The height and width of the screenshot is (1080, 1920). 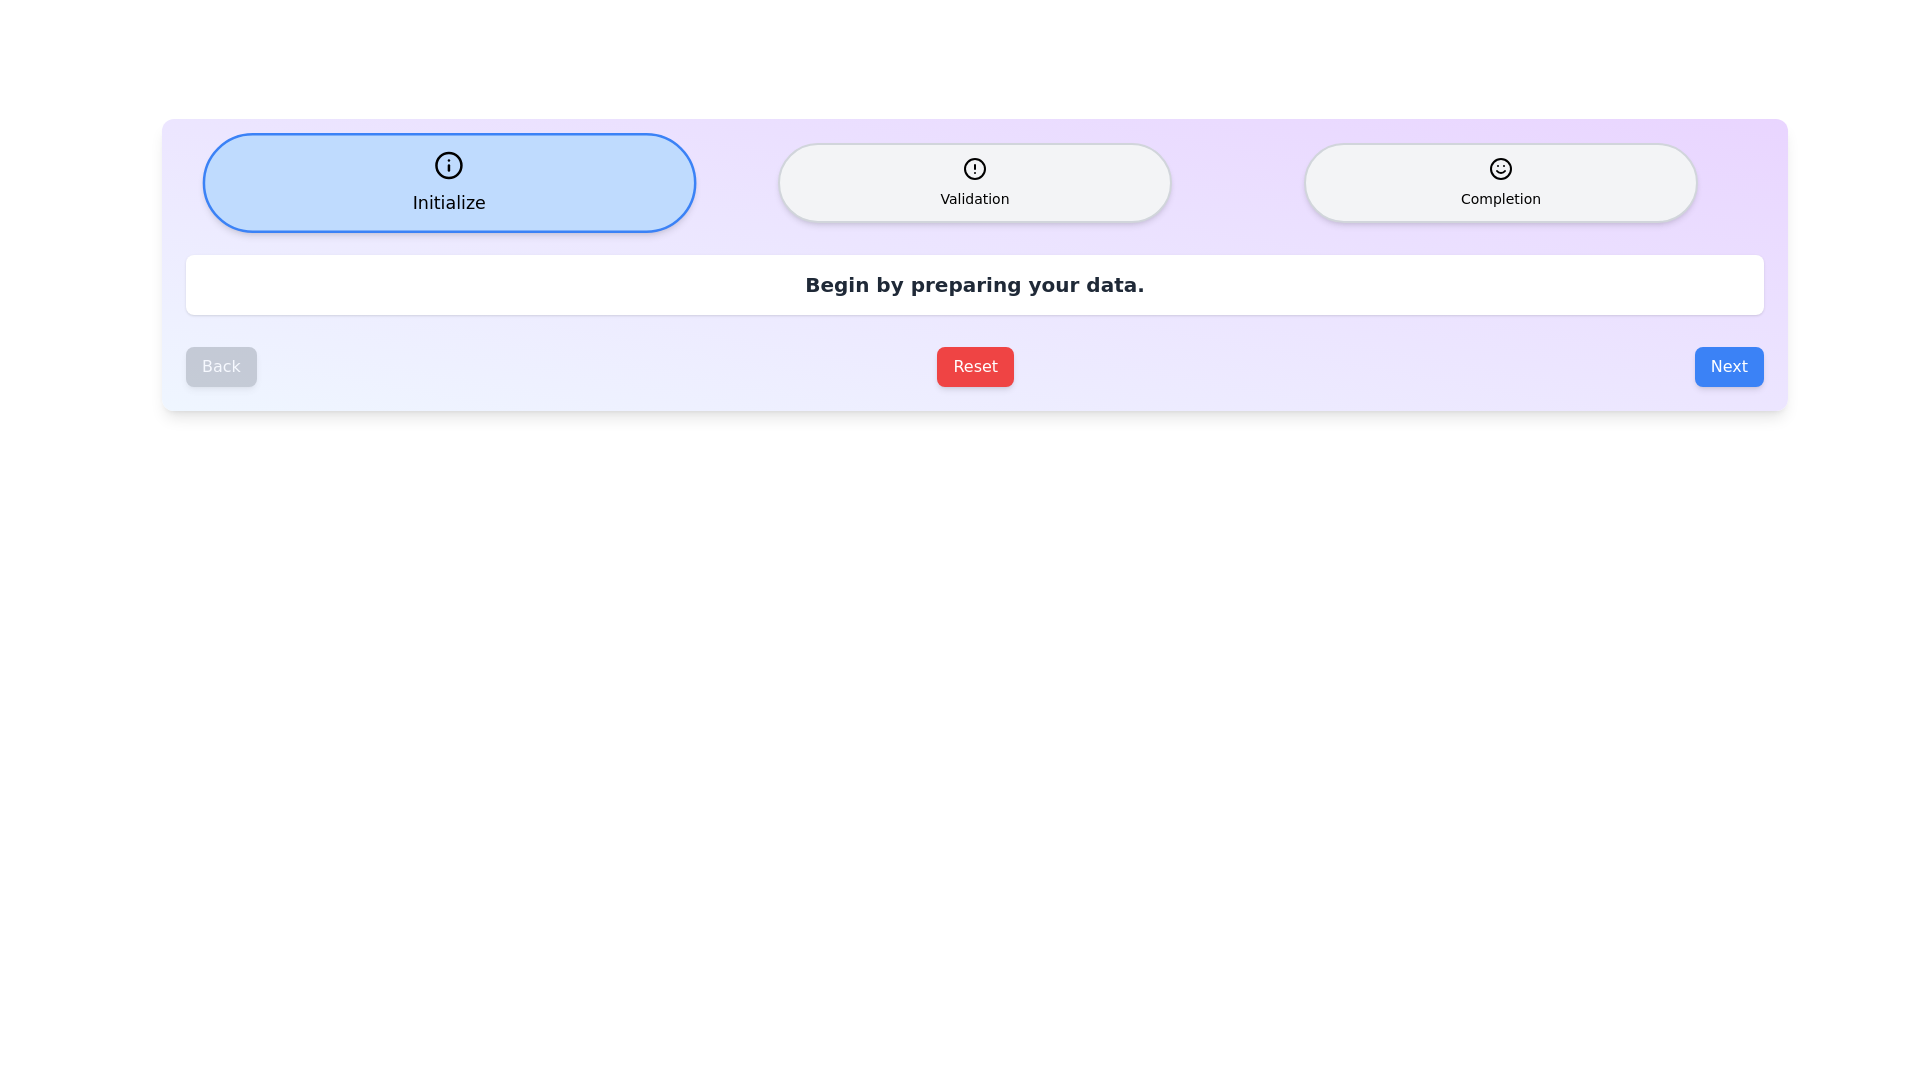 What do you see at coordinates (974, 366) in the screenshot?
I see `the 'Reset' button to reset the navigation to the initial step` at bounding box center [974, 366].